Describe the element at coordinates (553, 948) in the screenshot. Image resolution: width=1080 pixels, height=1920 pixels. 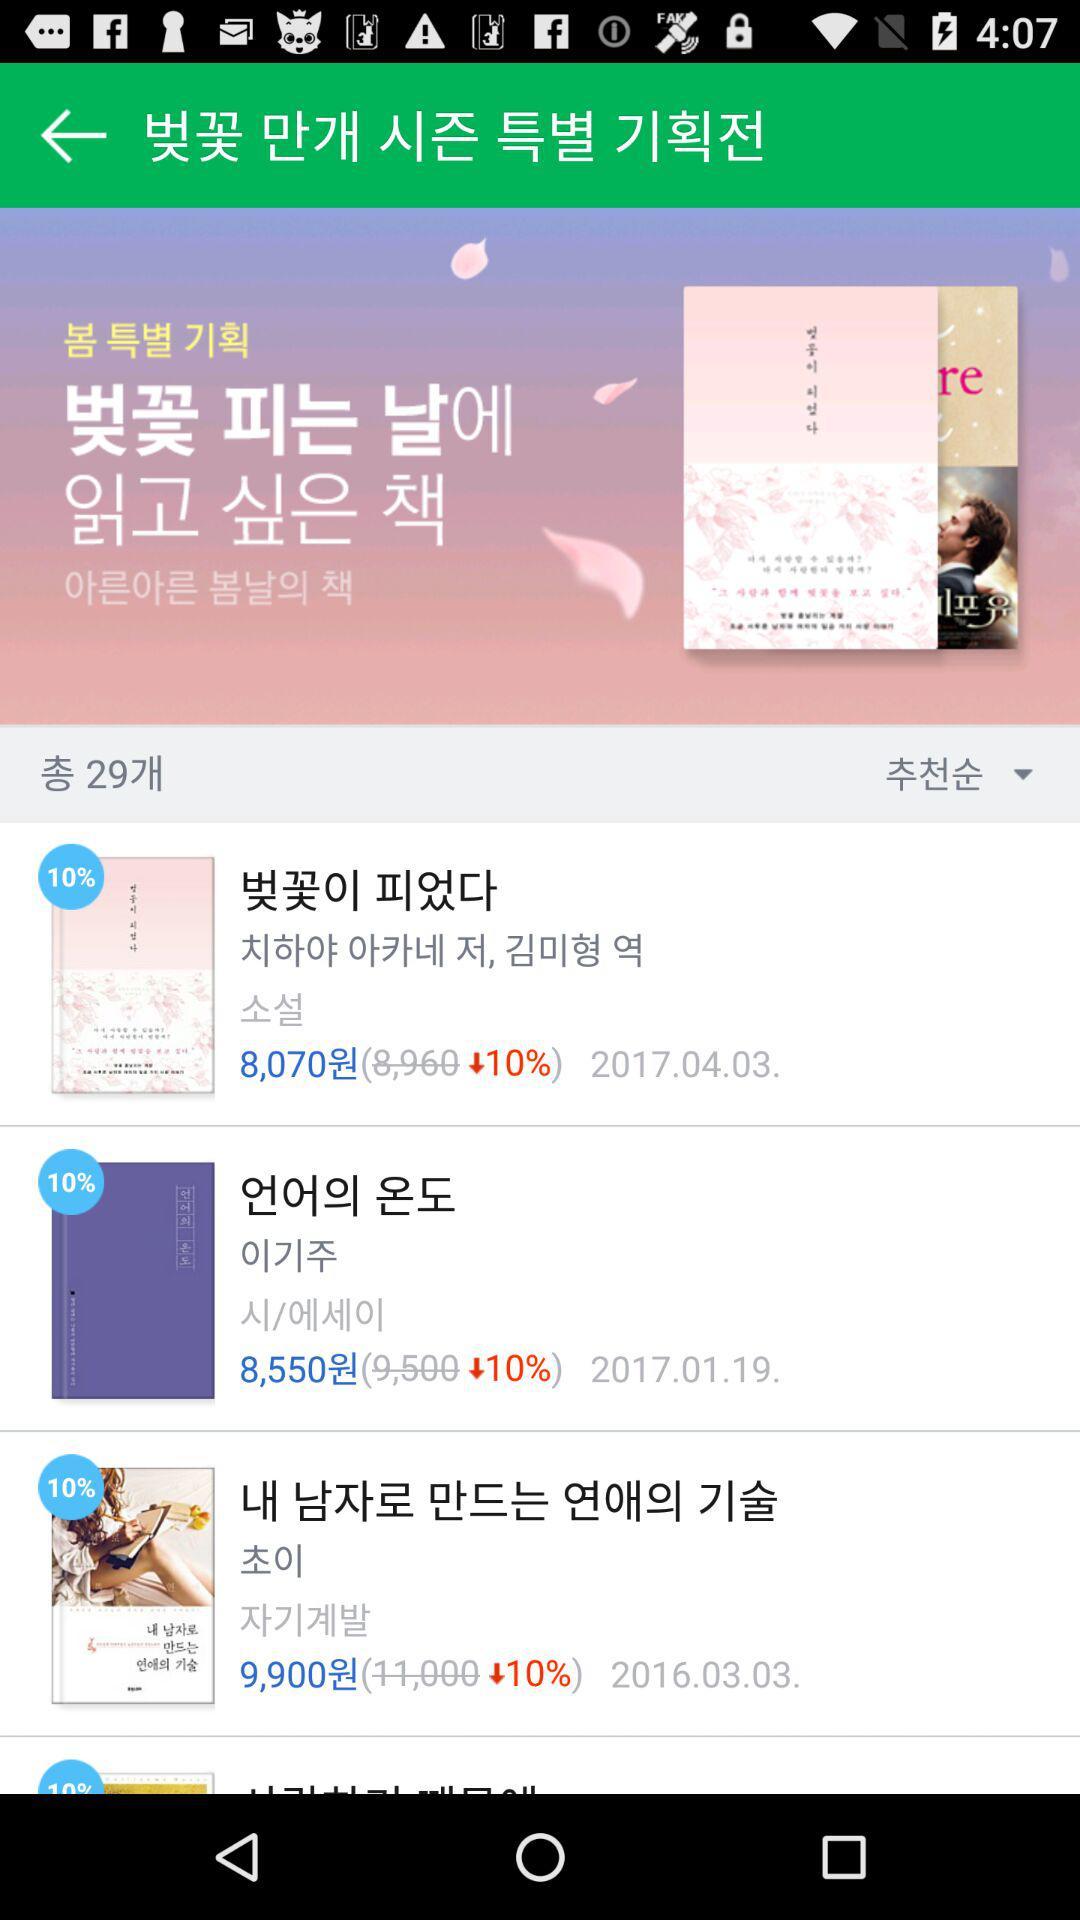
I see `the app to the right of ,  app` at that location.